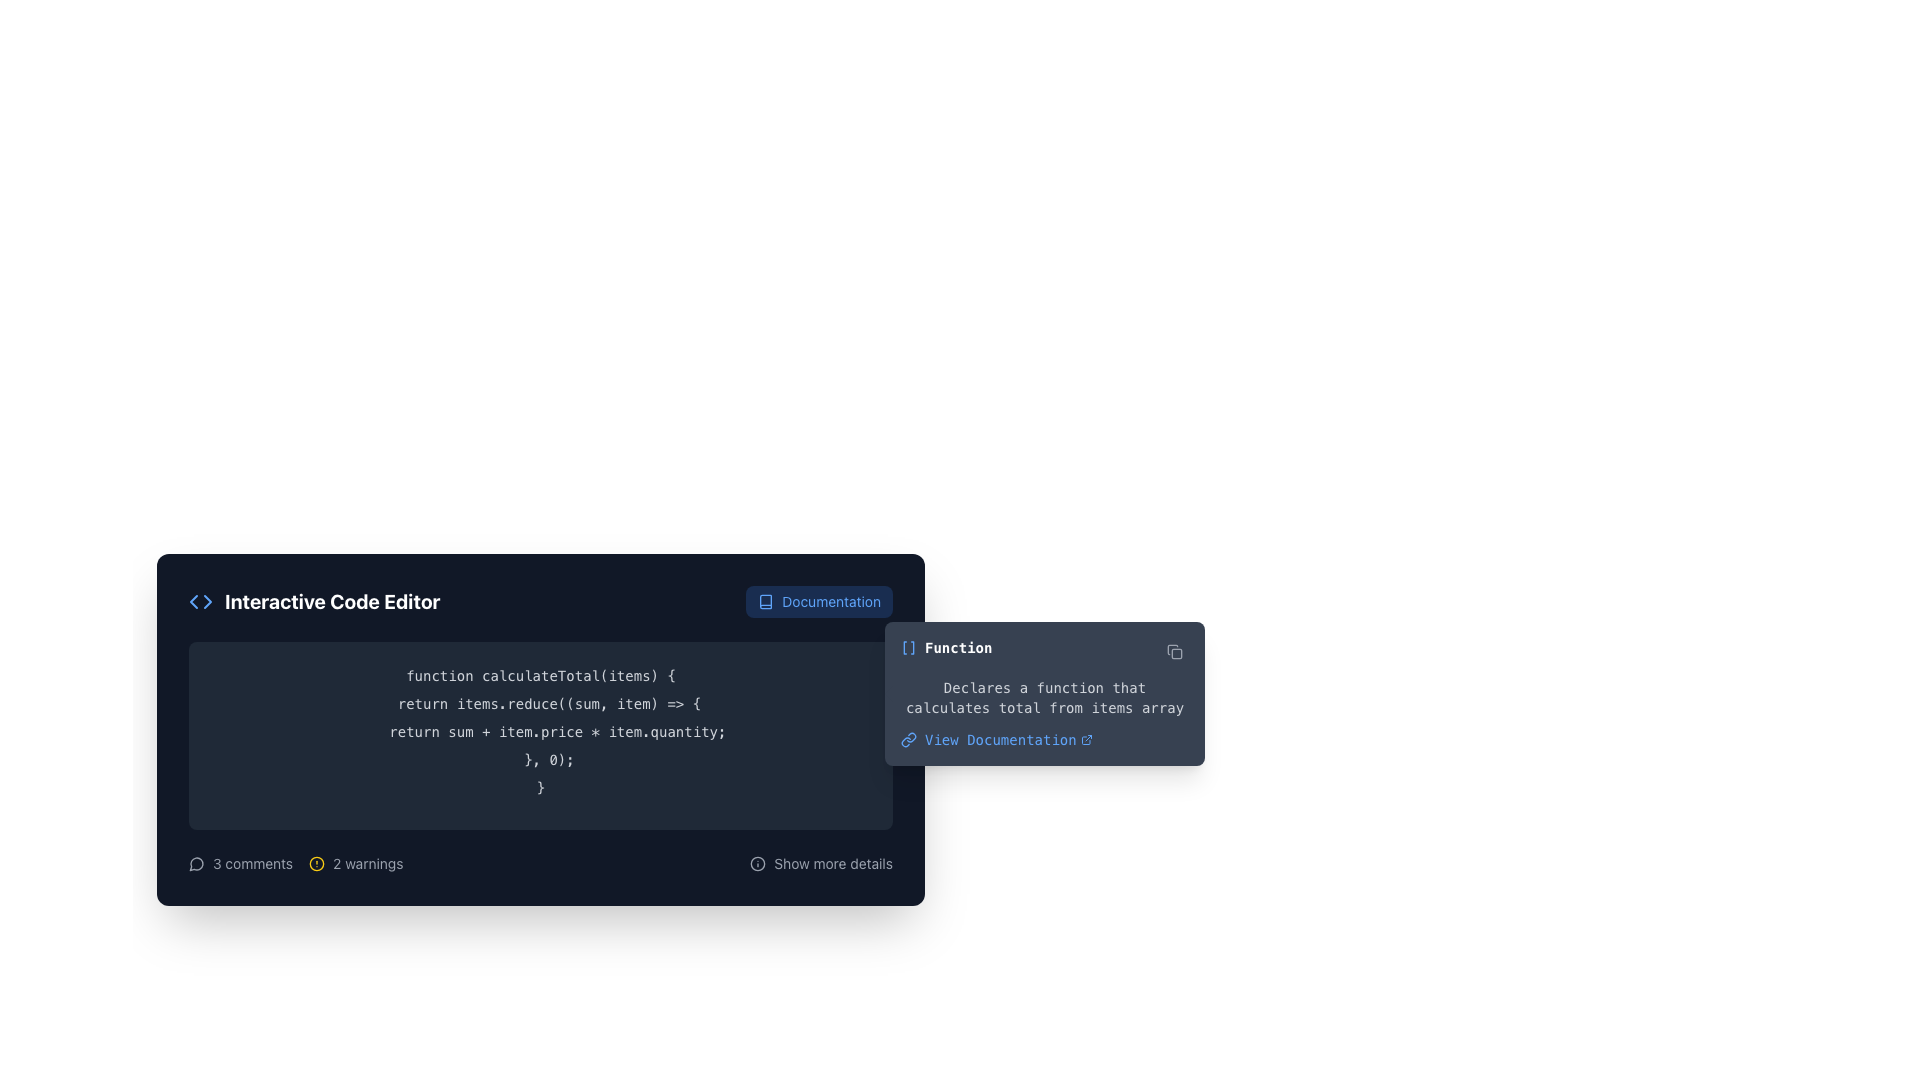 The height and width of the screenshot is (1080, 1920). Describe the element at coordinates (1175, 651) in the screenshot. I see `the square copy icon located within the tooltip adjacent to the 'Function' text label` at that location.